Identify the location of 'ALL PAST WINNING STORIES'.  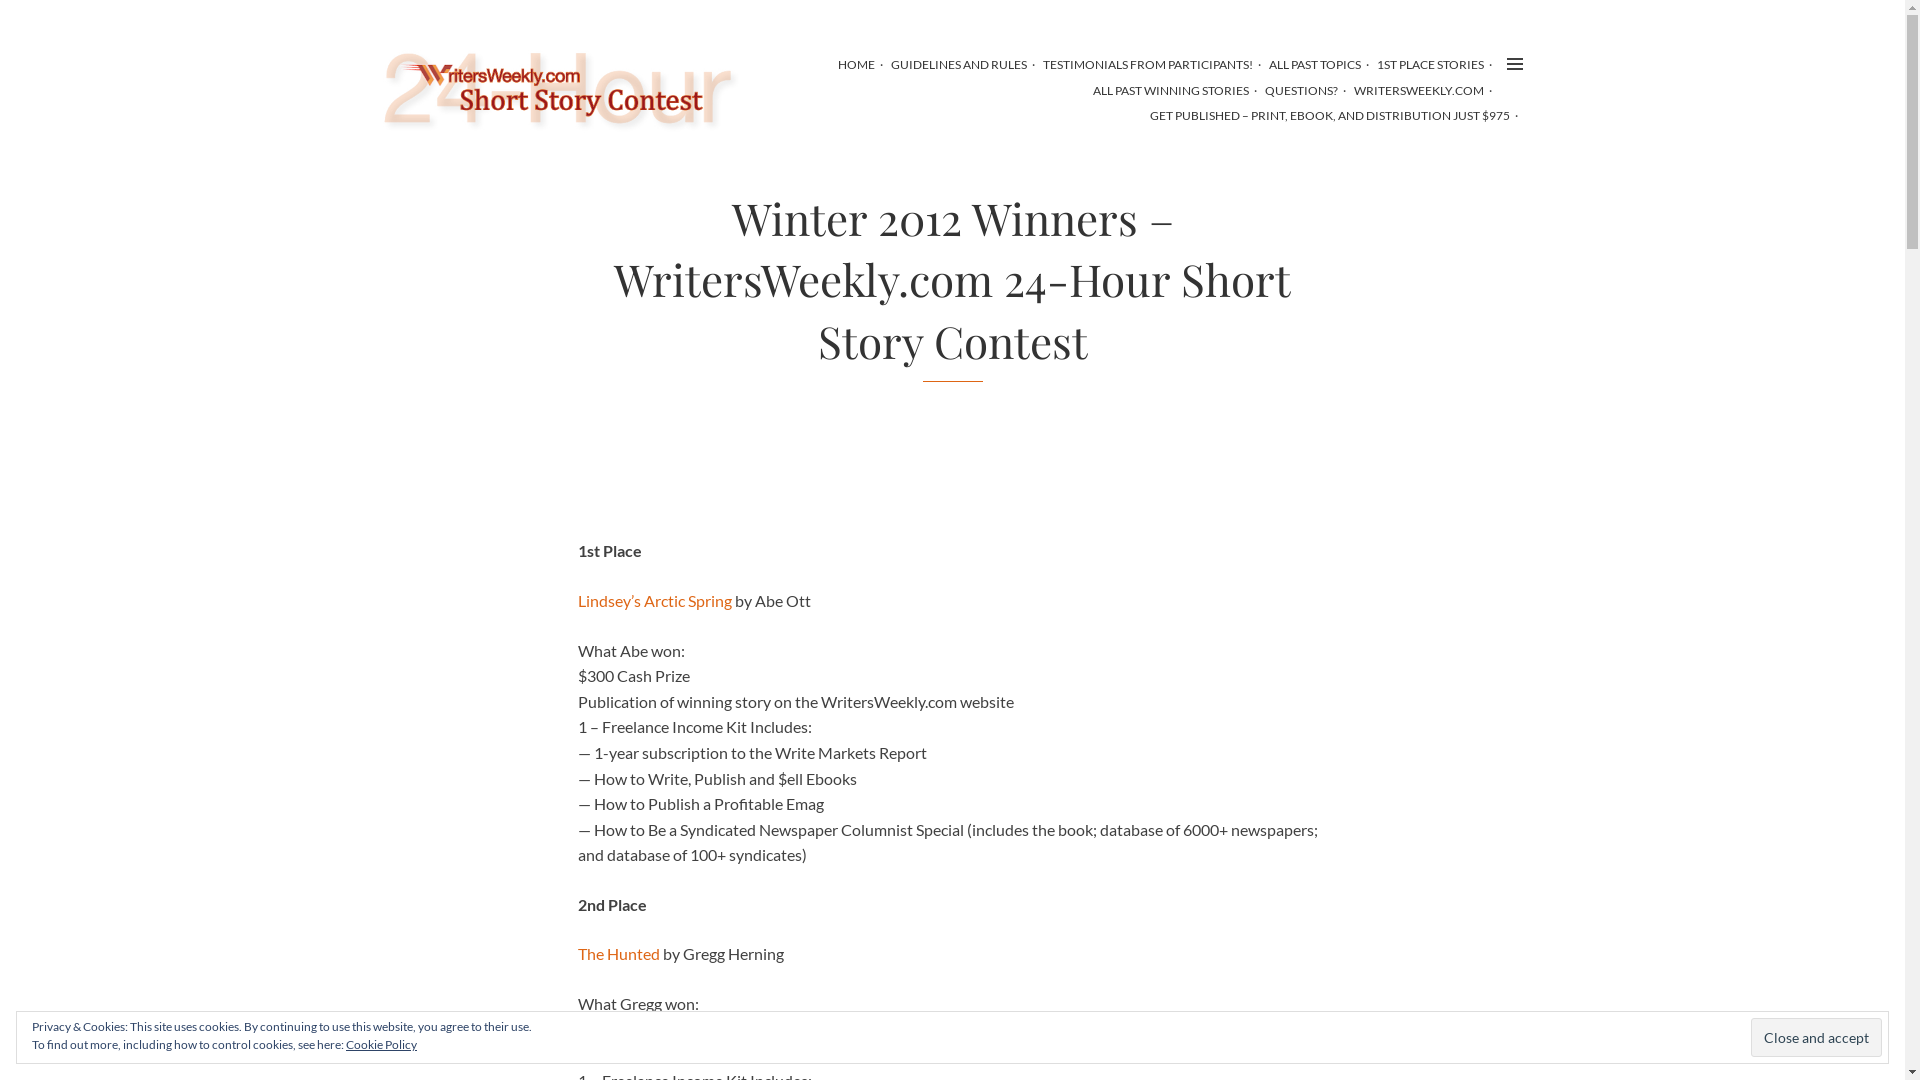
(1170, 90).